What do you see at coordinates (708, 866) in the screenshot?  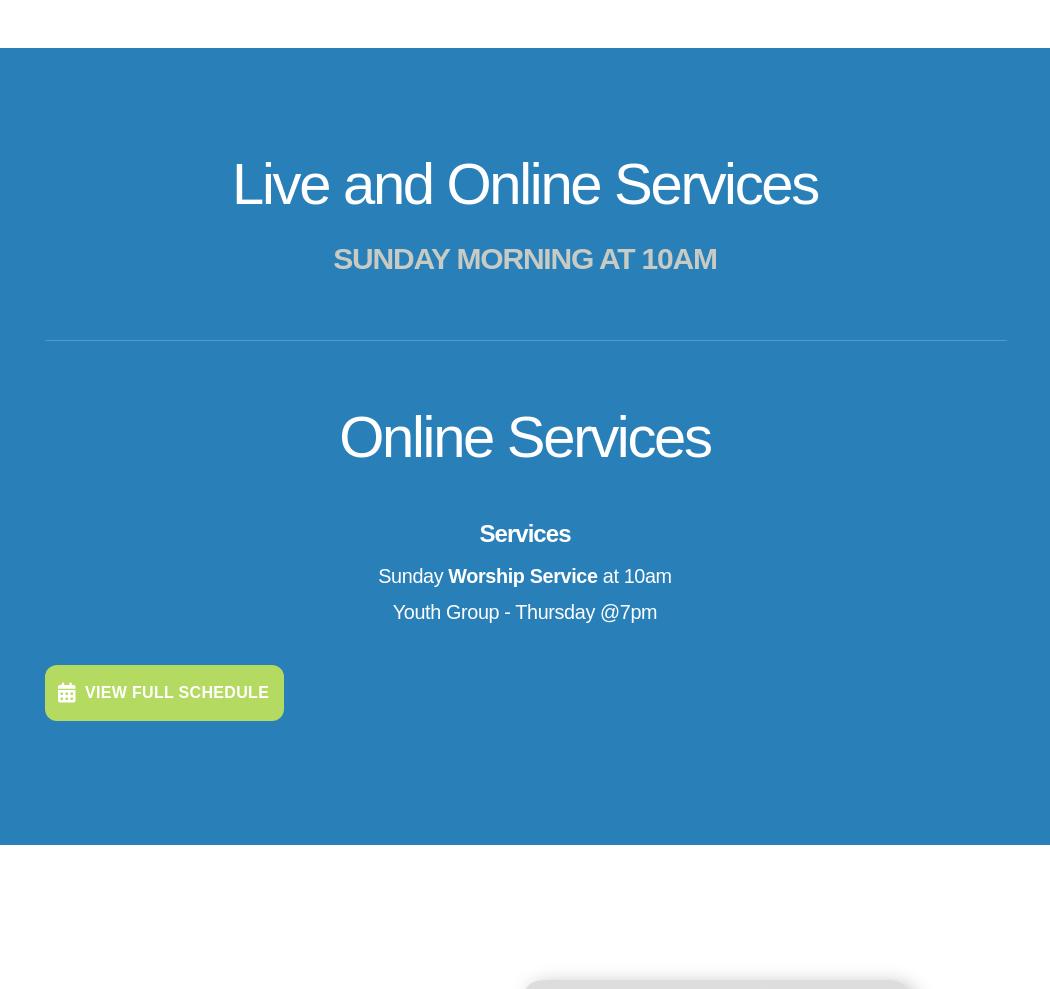 I see `'24 Shade Tree Lane'` at bounding box center [708, 866].